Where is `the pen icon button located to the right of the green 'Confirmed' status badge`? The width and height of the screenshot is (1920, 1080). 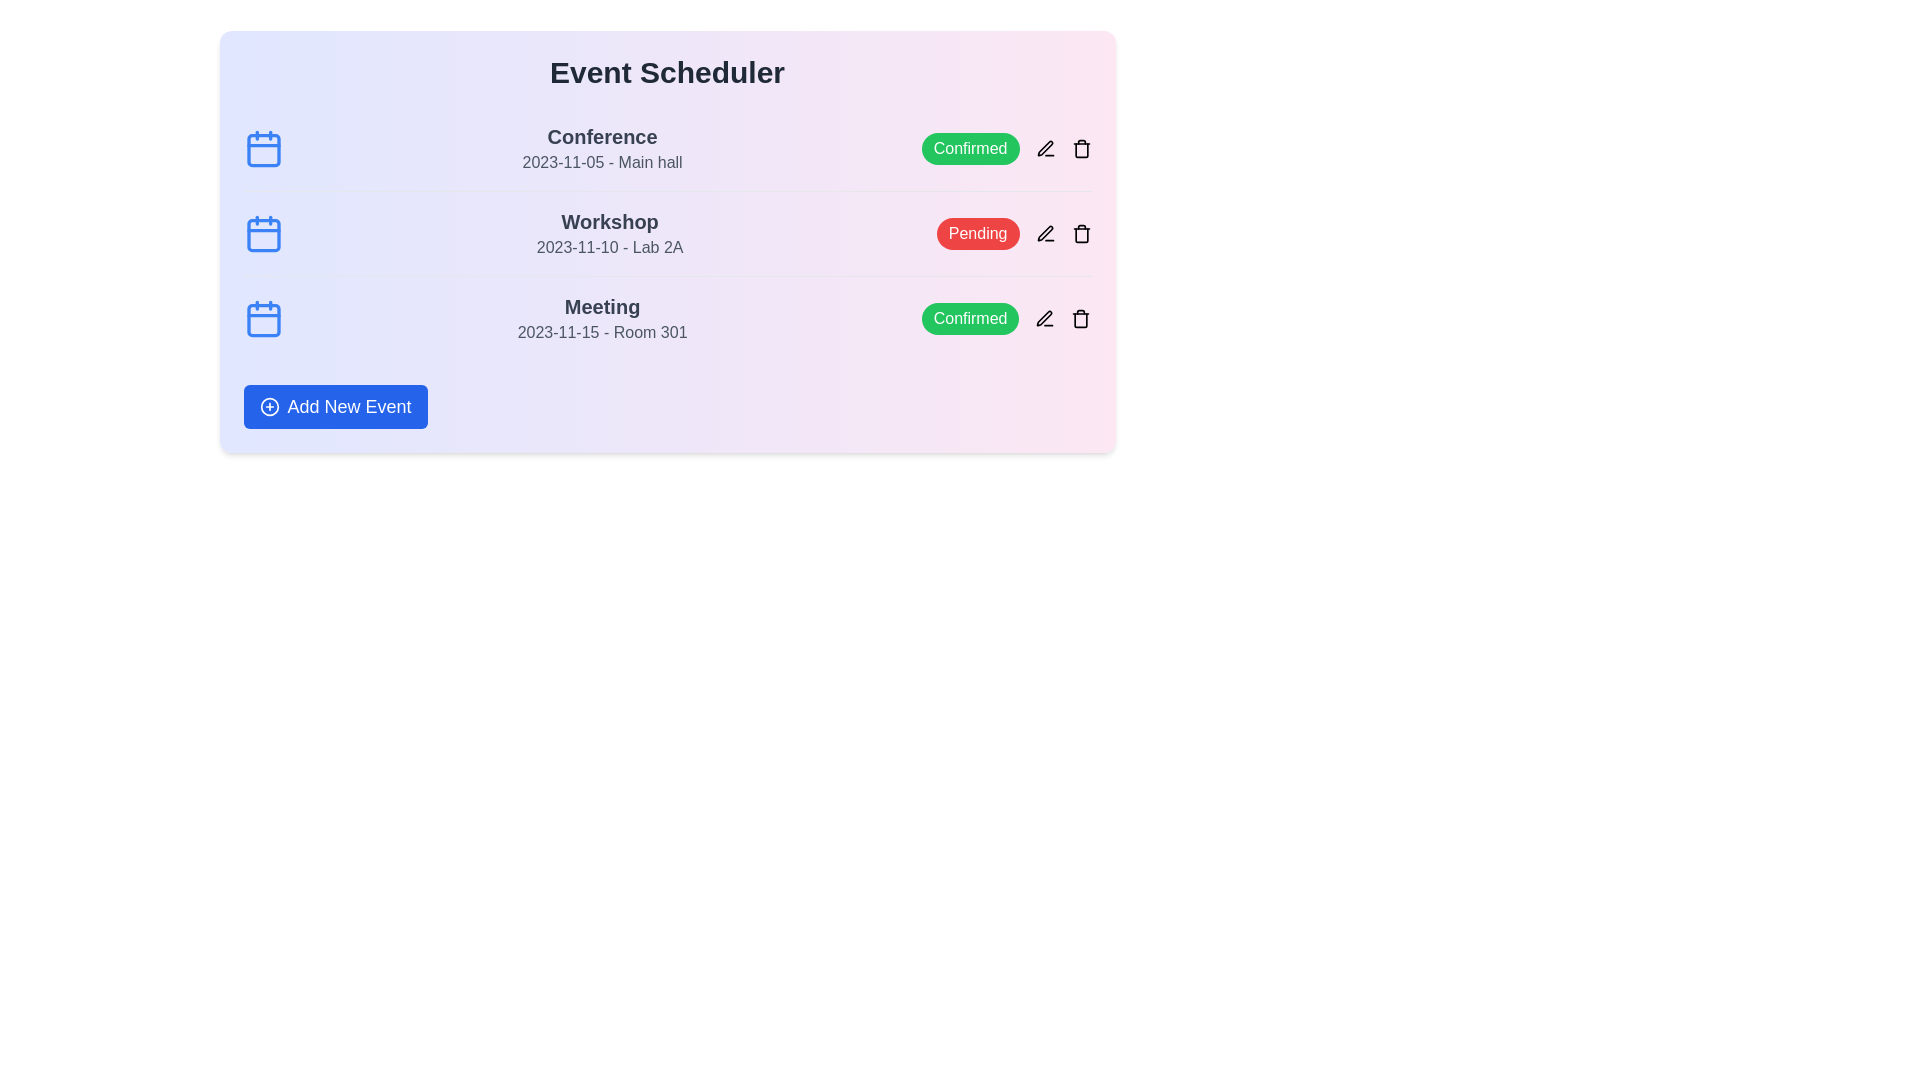
the pen icon button located to the right of the green 'Confirmed' status badge is located at coordinates (1044, 148).